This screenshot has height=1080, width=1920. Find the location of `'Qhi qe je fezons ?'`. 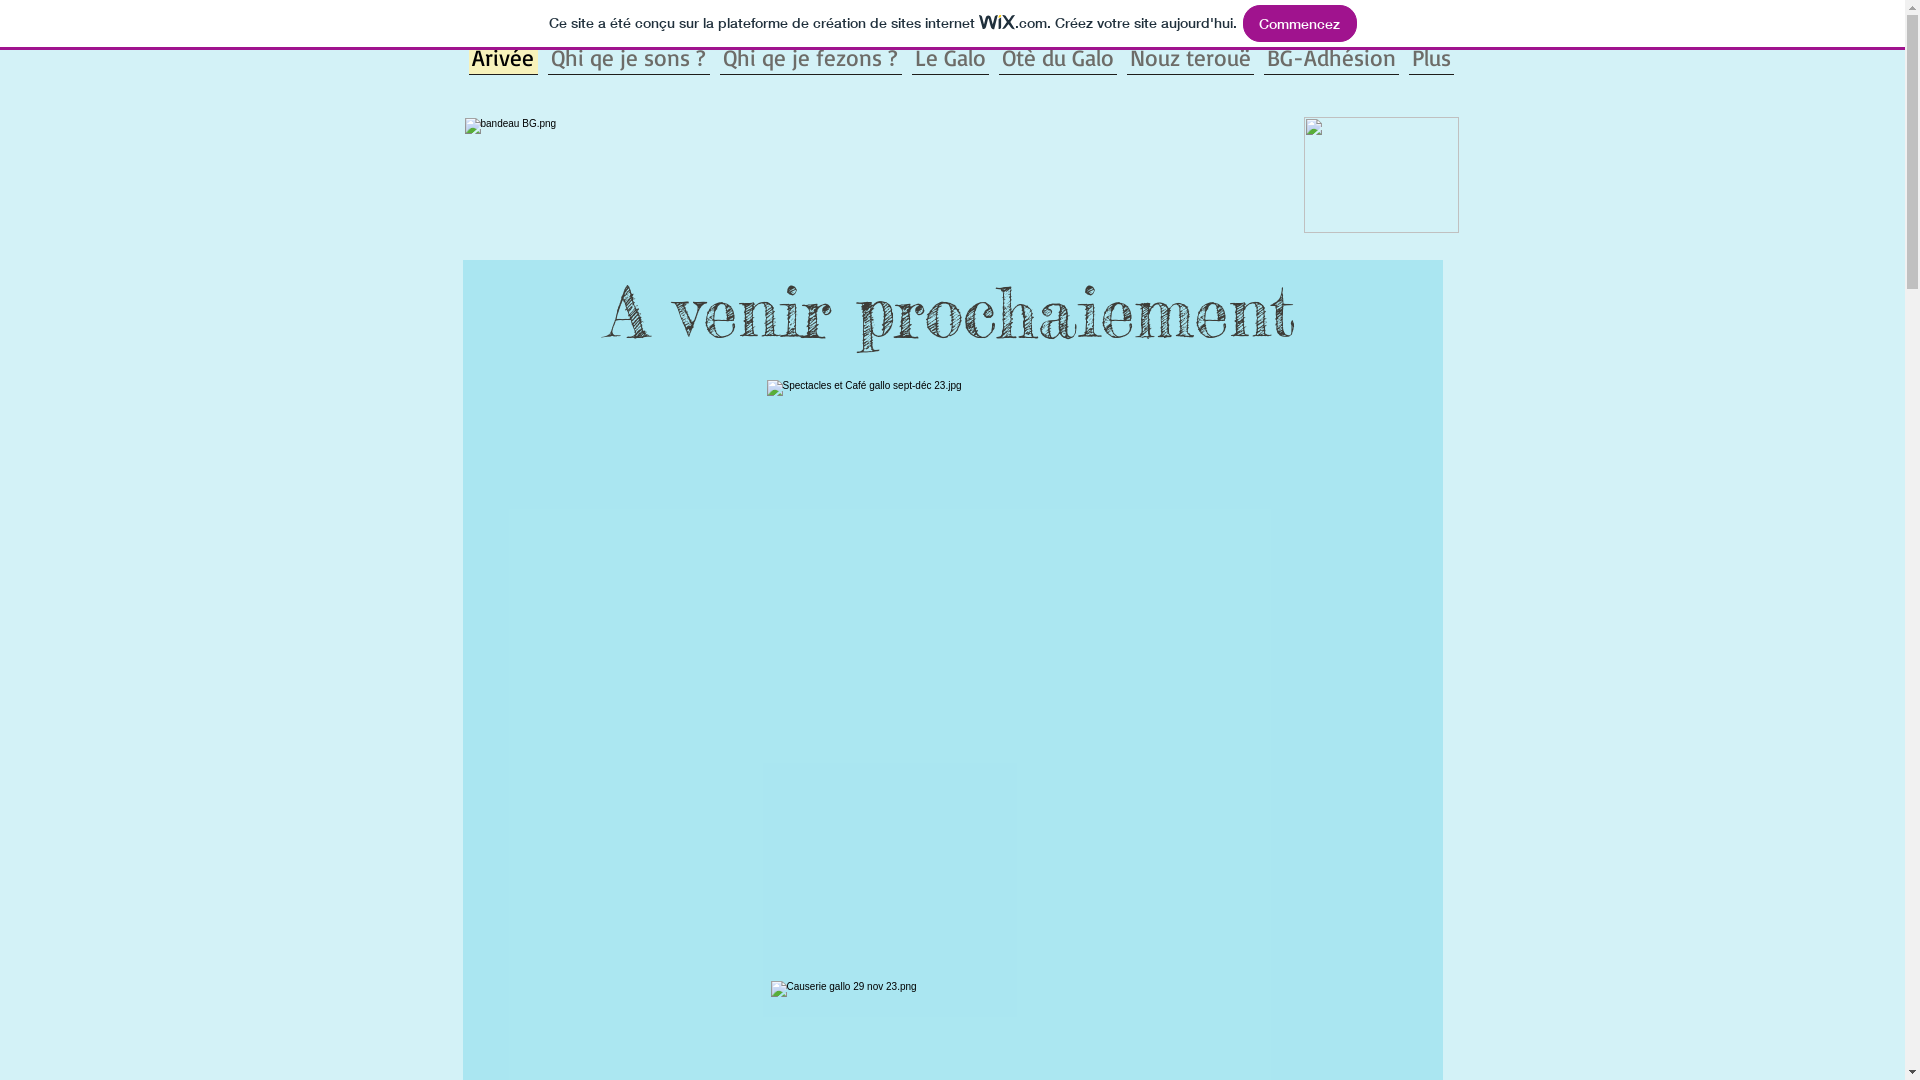

'Qhi qe je fezons ?' is located at coordinates (810, 53).